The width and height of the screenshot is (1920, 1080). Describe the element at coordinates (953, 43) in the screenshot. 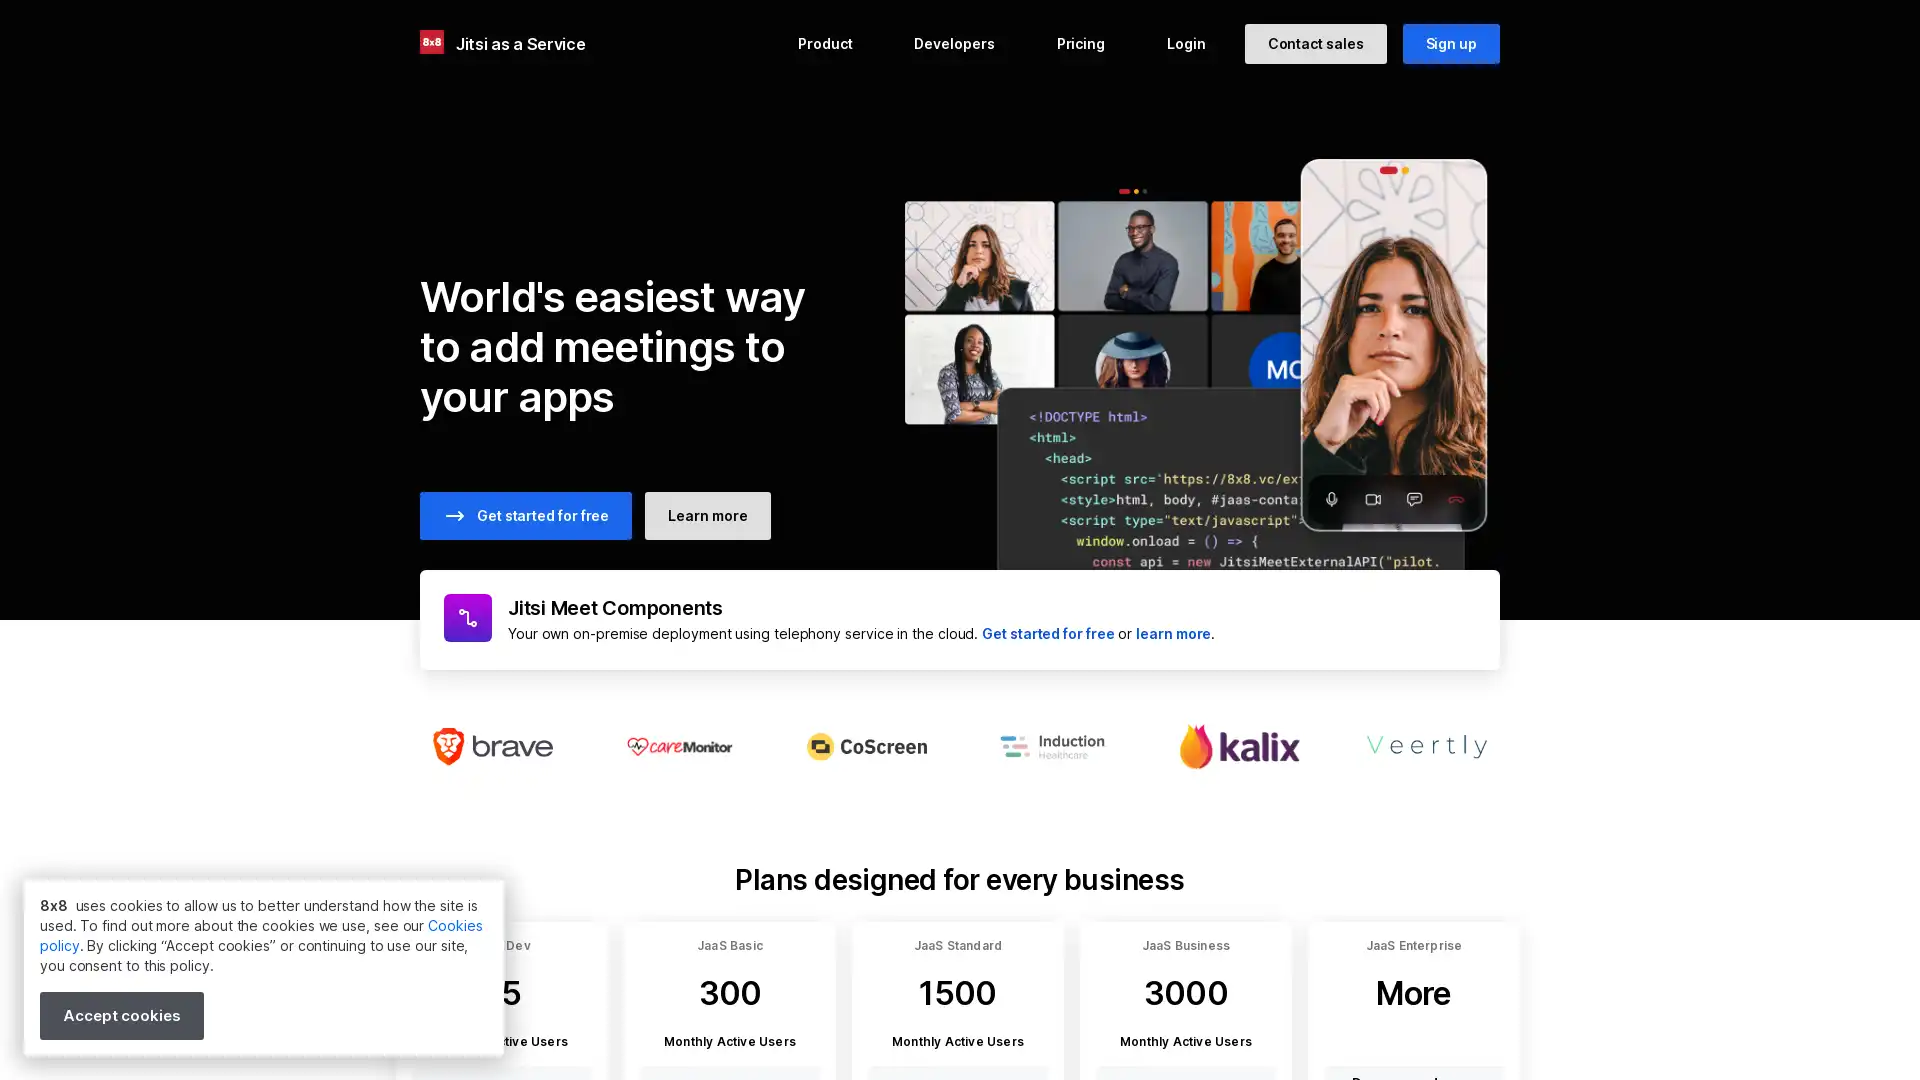

I see `Developers` at that location.